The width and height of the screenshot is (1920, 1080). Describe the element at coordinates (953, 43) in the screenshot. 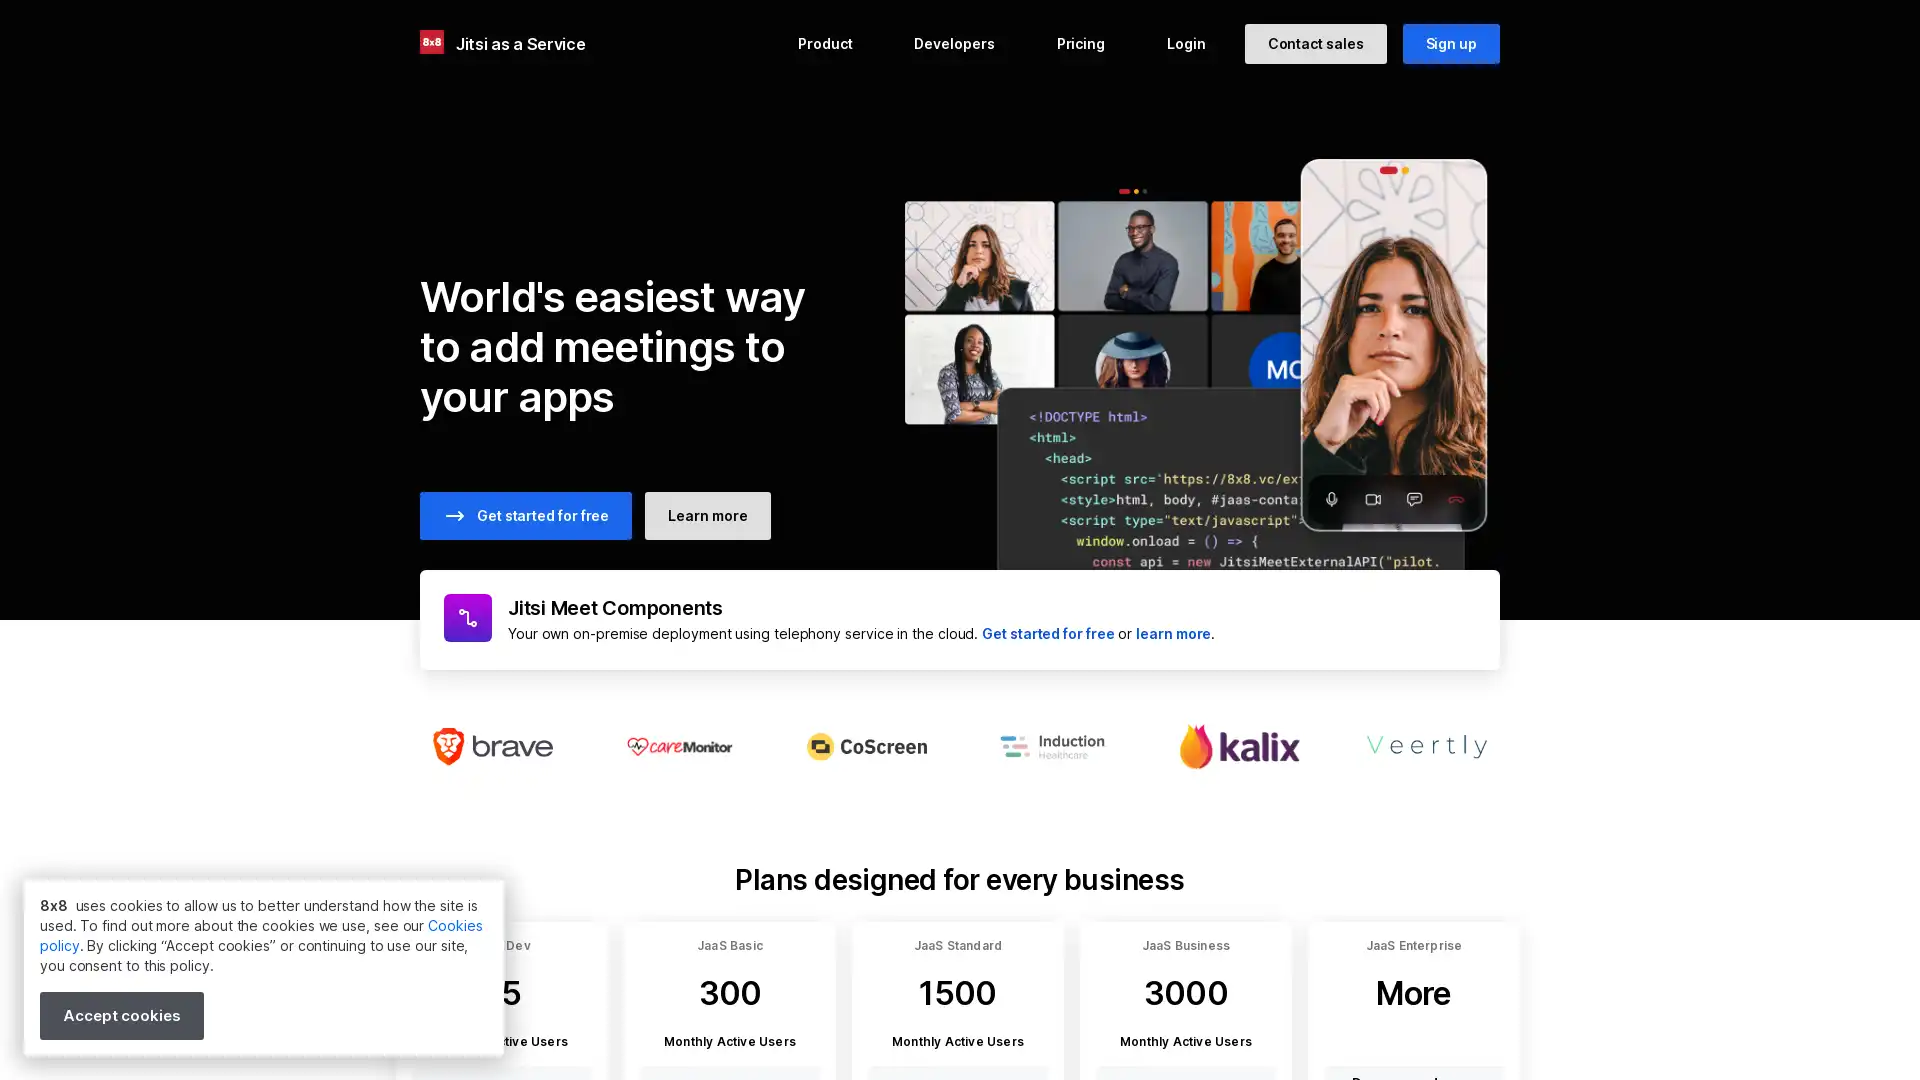

I see `Developers` at that location.